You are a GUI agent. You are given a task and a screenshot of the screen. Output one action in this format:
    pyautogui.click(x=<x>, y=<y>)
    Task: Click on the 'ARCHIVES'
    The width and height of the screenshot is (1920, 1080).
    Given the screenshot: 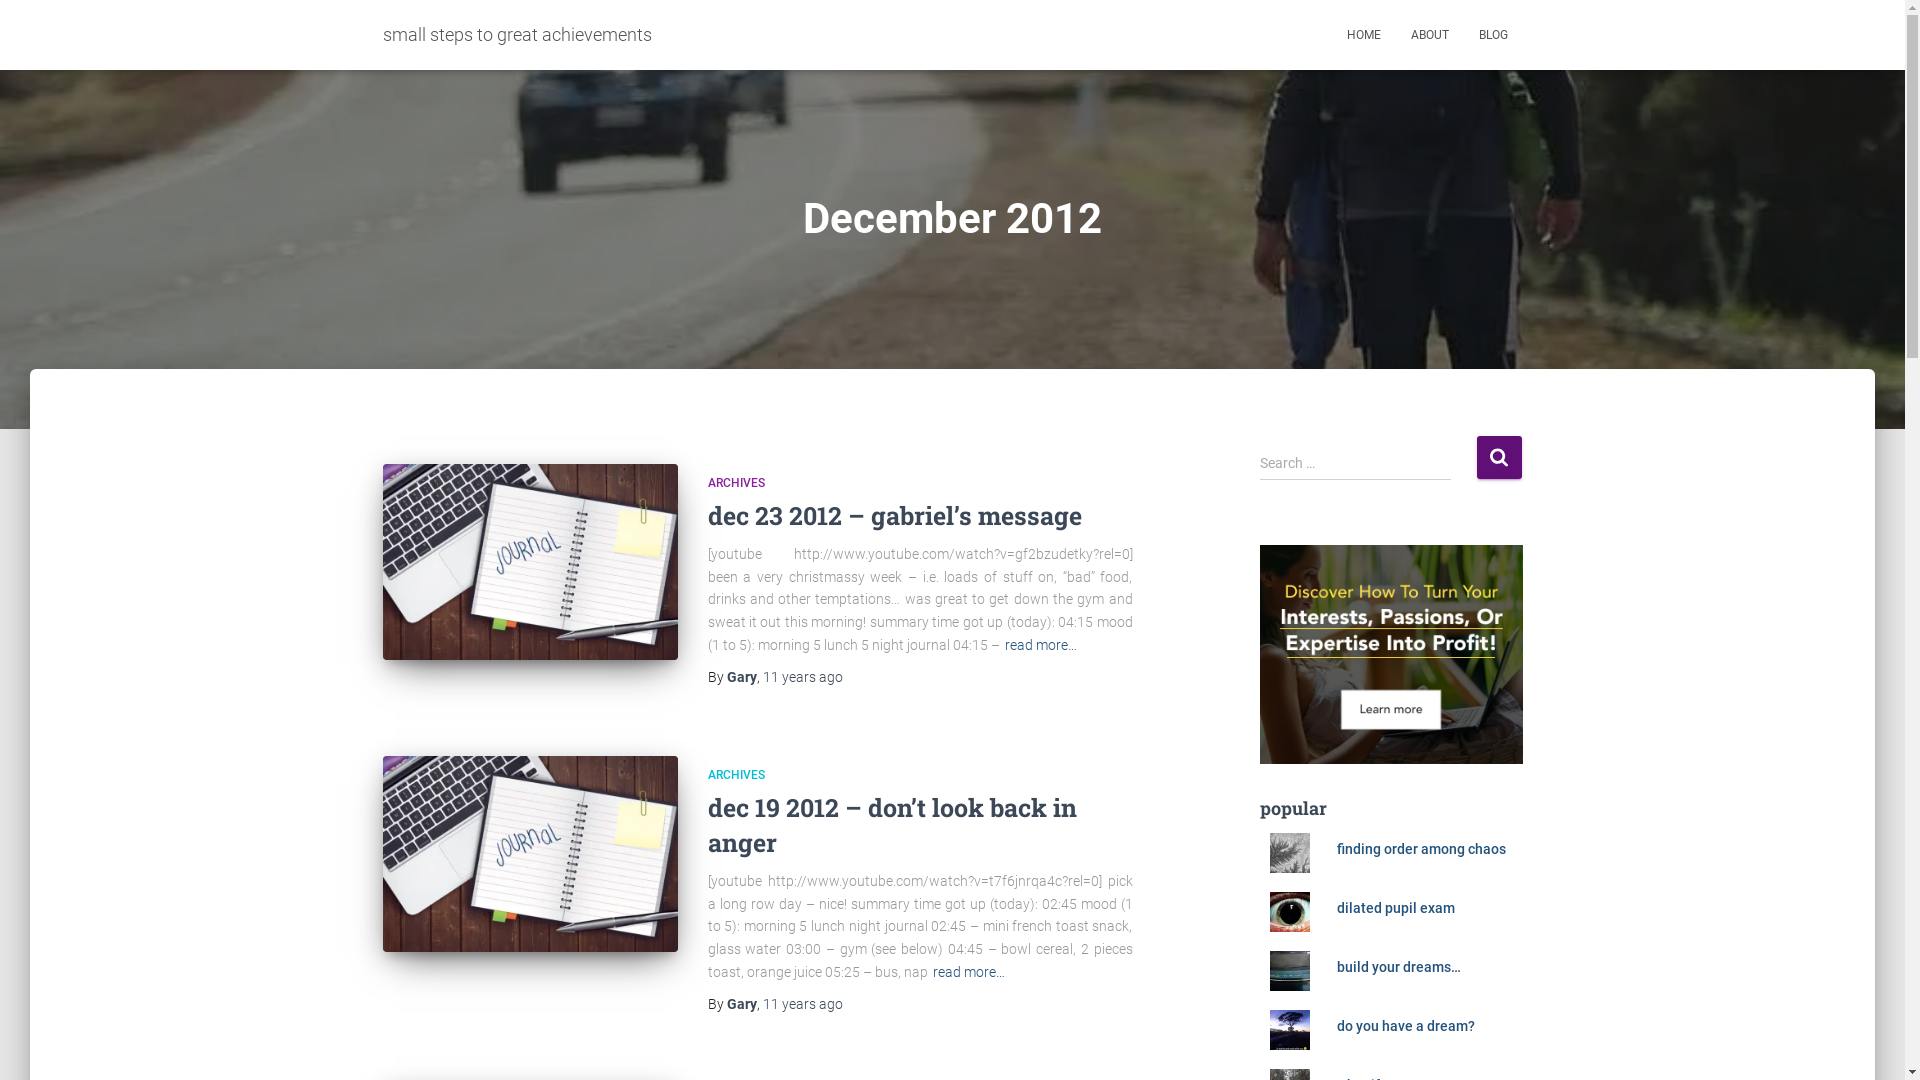 What is the action you would take?
    pyautogui.click(x=735, y=482)
    